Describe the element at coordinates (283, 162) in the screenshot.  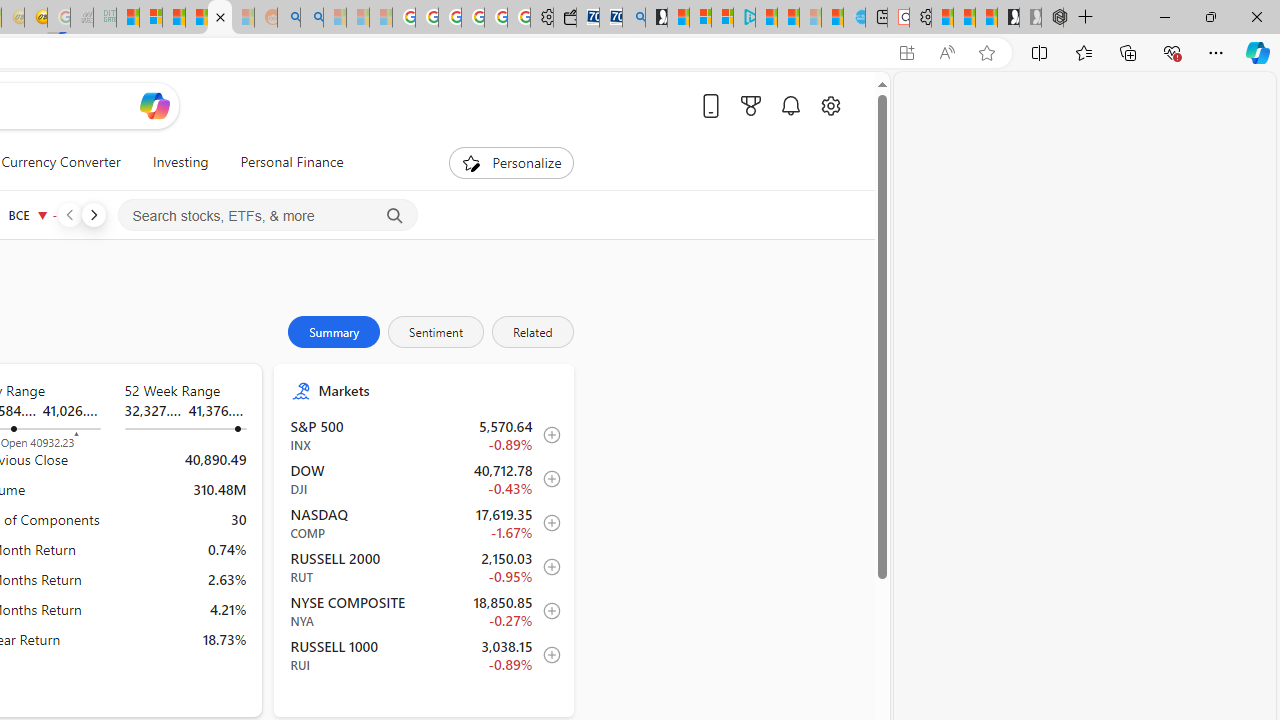
I see `'Personal Finance'` at that location.